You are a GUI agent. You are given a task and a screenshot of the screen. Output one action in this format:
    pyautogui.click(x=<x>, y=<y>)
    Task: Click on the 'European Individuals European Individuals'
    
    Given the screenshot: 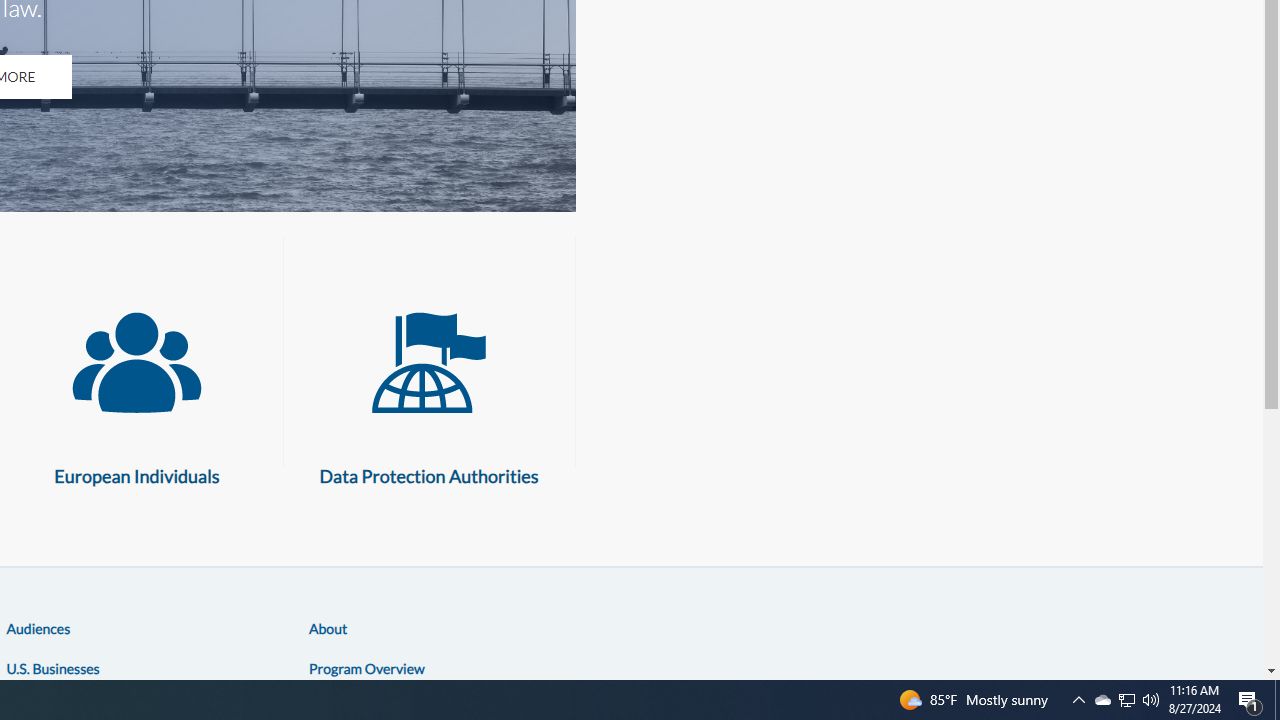 What is the action you would take?
    pyautogui.click(x=135, y=389)
    